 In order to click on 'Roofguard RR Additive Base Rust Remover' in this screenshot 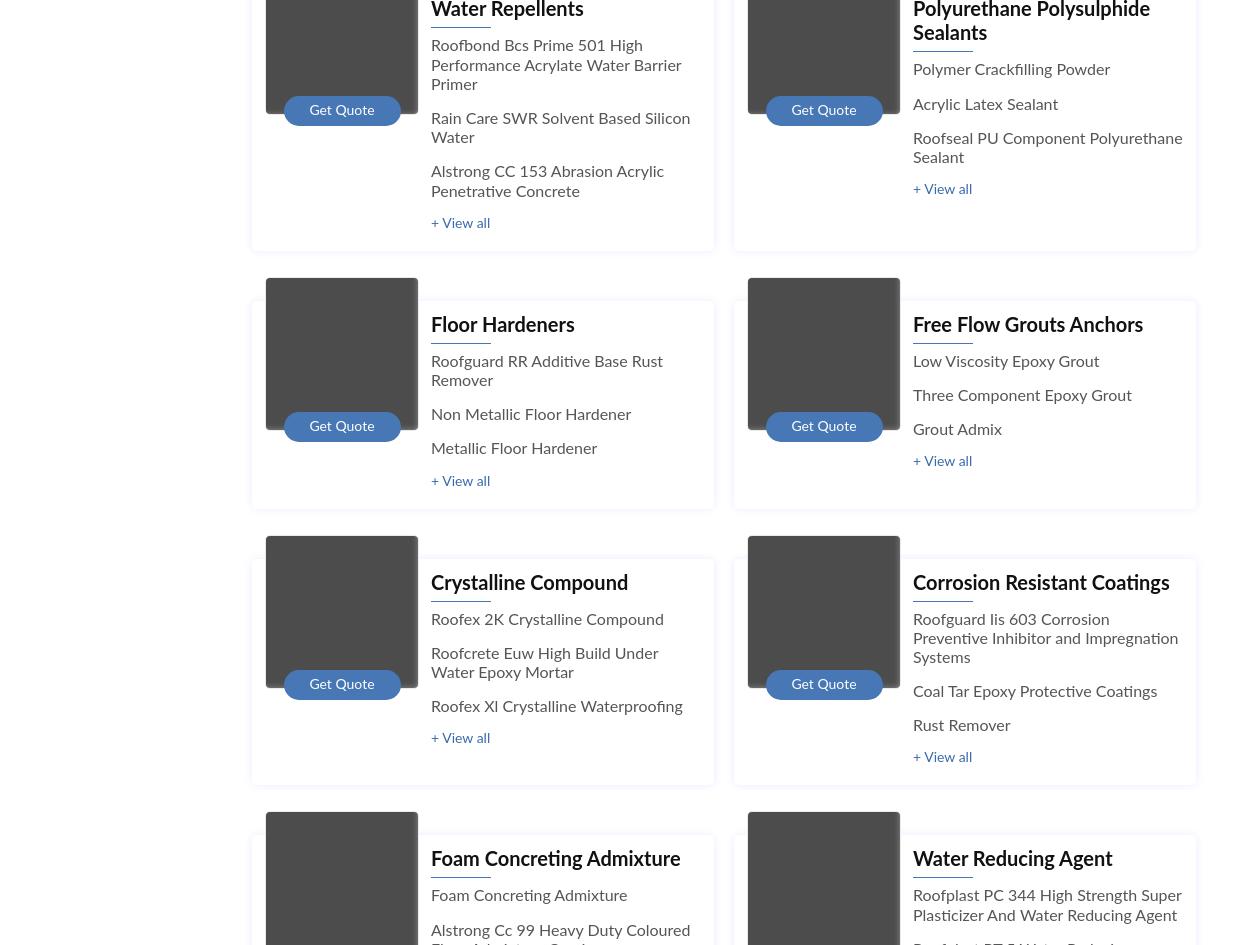, I will do `click(547, 369)`.